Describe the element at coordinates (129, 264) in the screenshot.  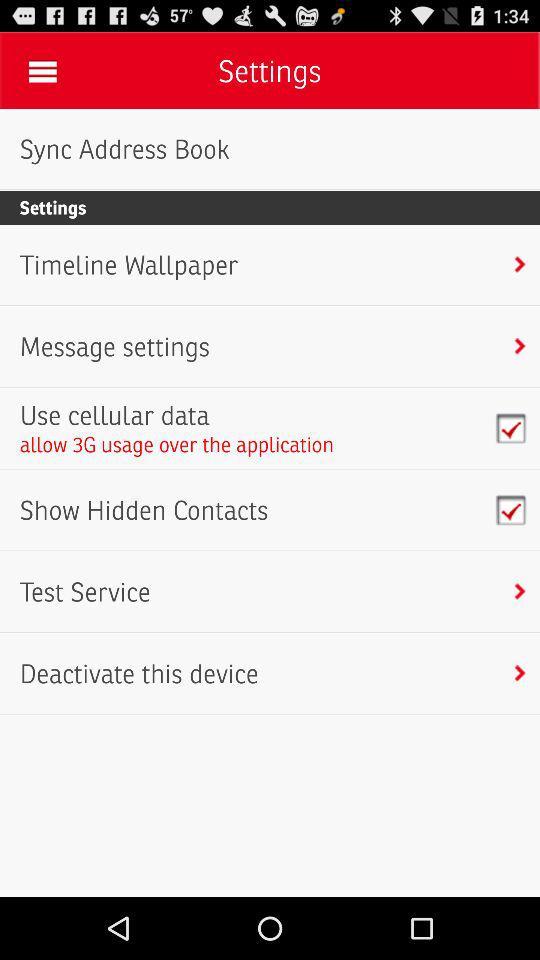
I see `the timeline wallpaper` at that location.